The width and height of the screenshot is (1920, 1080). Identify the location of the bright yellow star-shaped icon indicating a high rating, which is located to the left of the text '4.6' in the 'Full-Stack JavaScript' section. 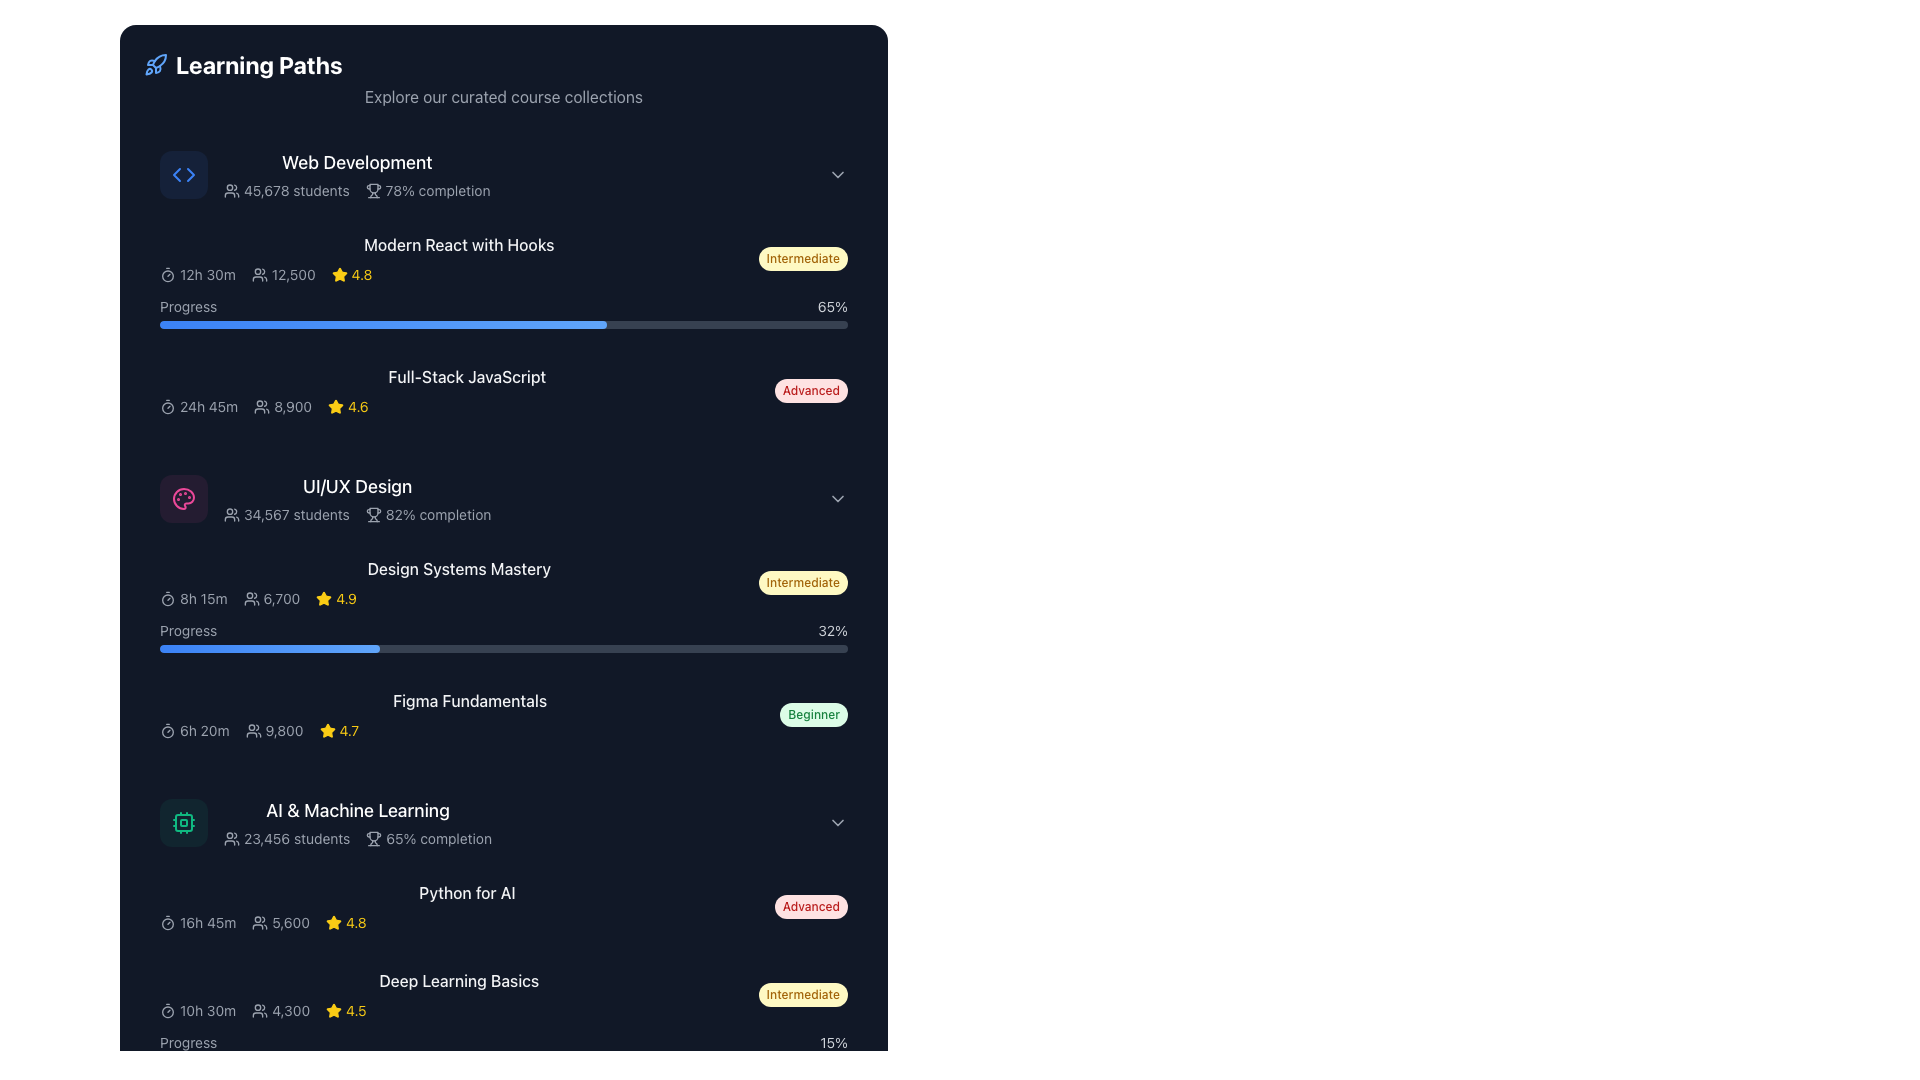
(336, 406).